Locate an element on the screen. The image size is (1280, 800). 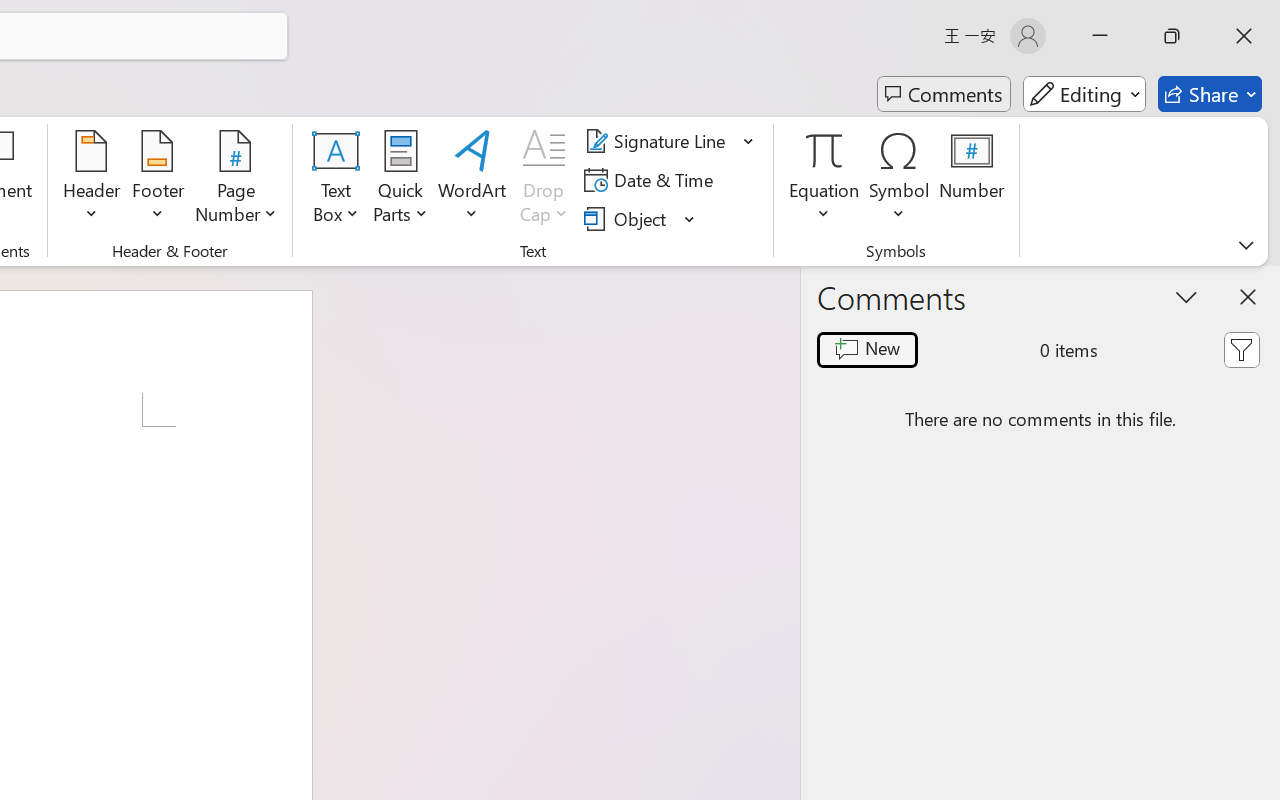
'Date & Time...' is located at coordinates (652, 179).